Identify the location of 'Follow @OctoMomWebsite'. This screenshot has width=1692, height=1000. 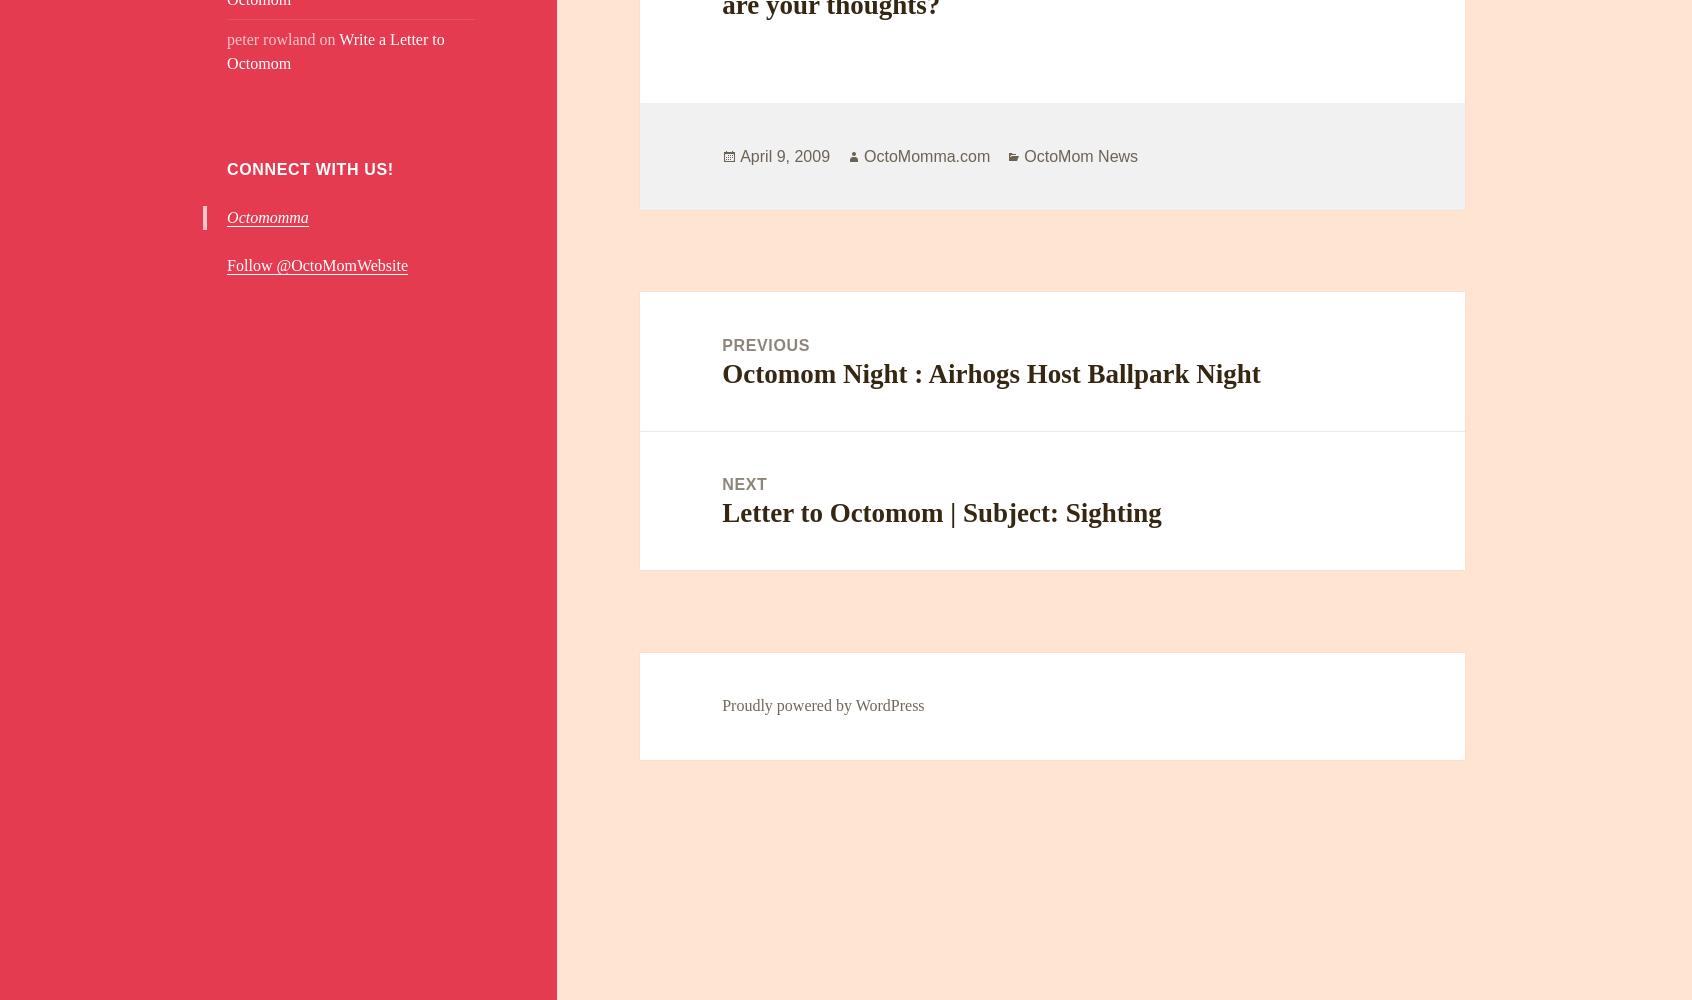
(227, 265).